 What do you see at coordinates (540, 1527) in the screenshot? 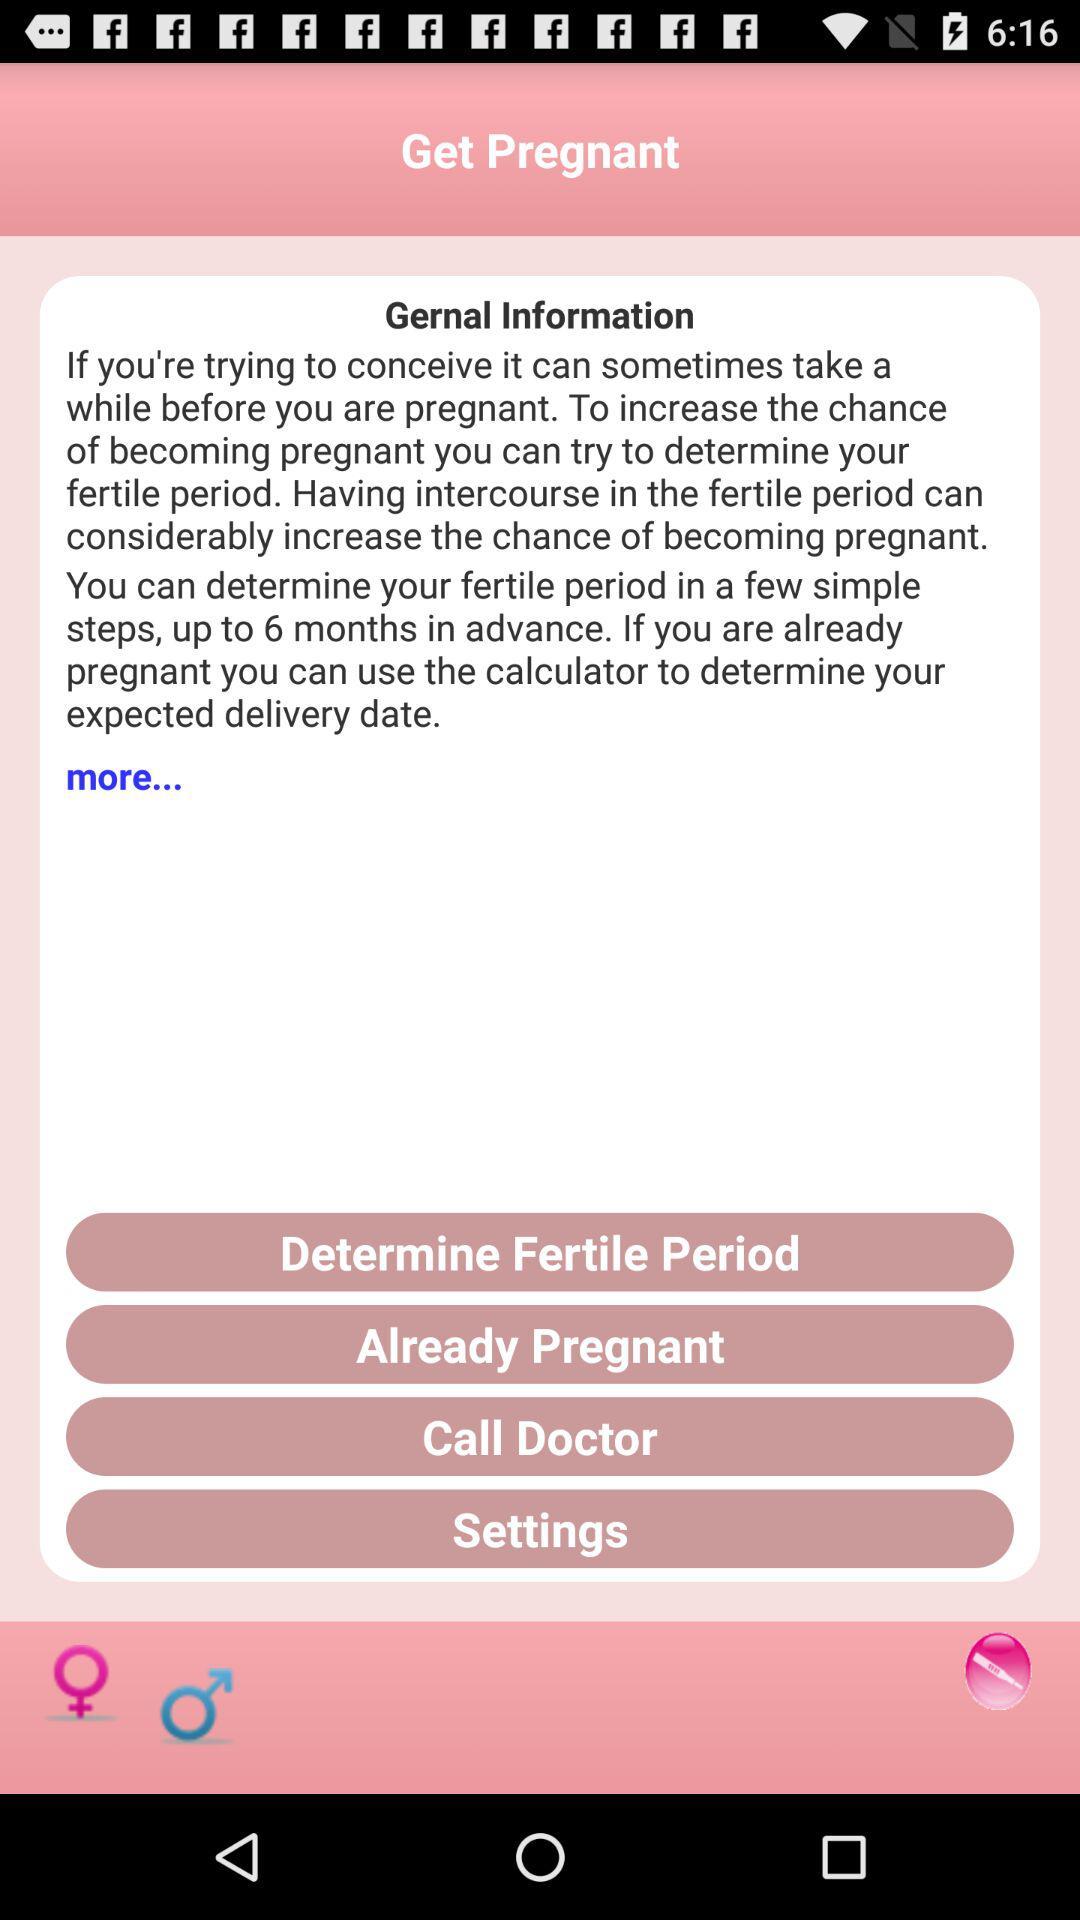
I see `the button below the call doctor button` at bounding box center [540, 1527].